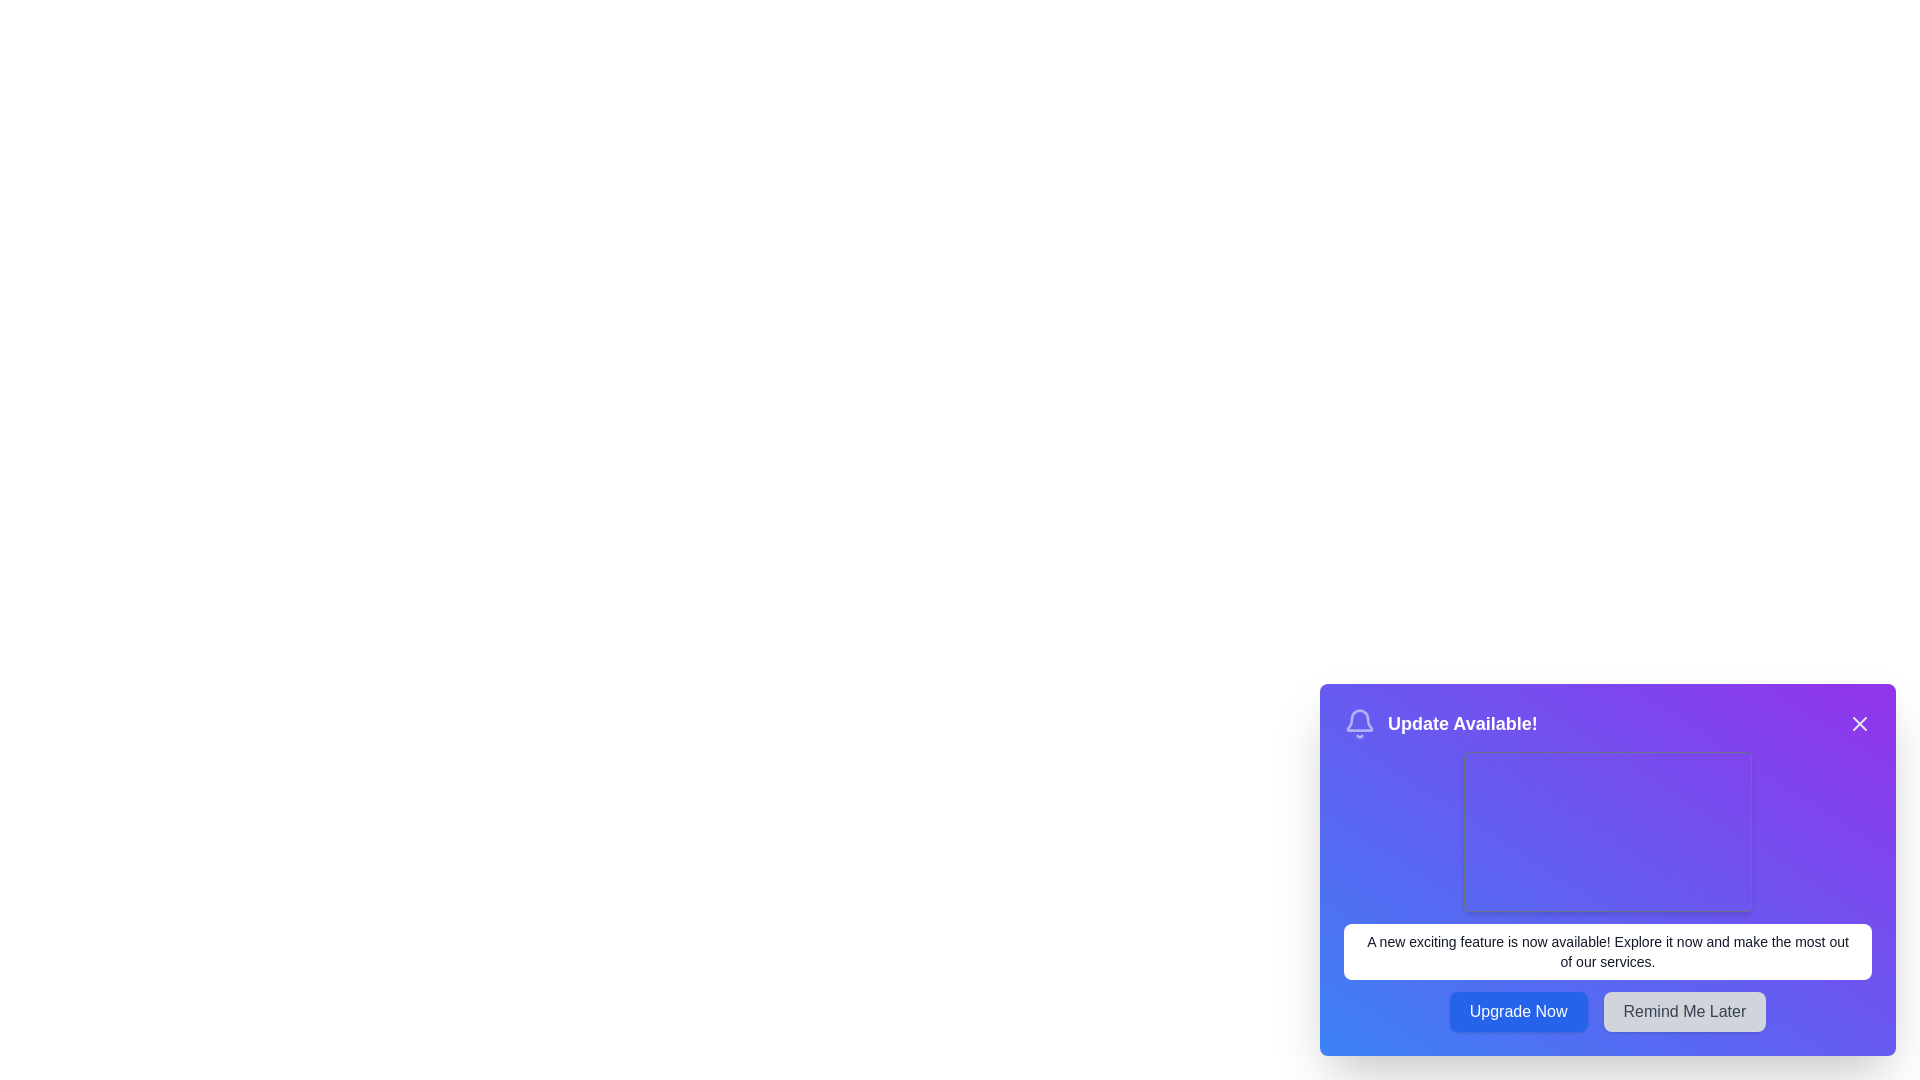 This screenshot has width=1920, height=1080. What do you see at coordinates (1518, 1011) in the screenshot?
I see `'Upgrade Now' button to proceed with the upgrade` at bounding box center [1518, 1011].